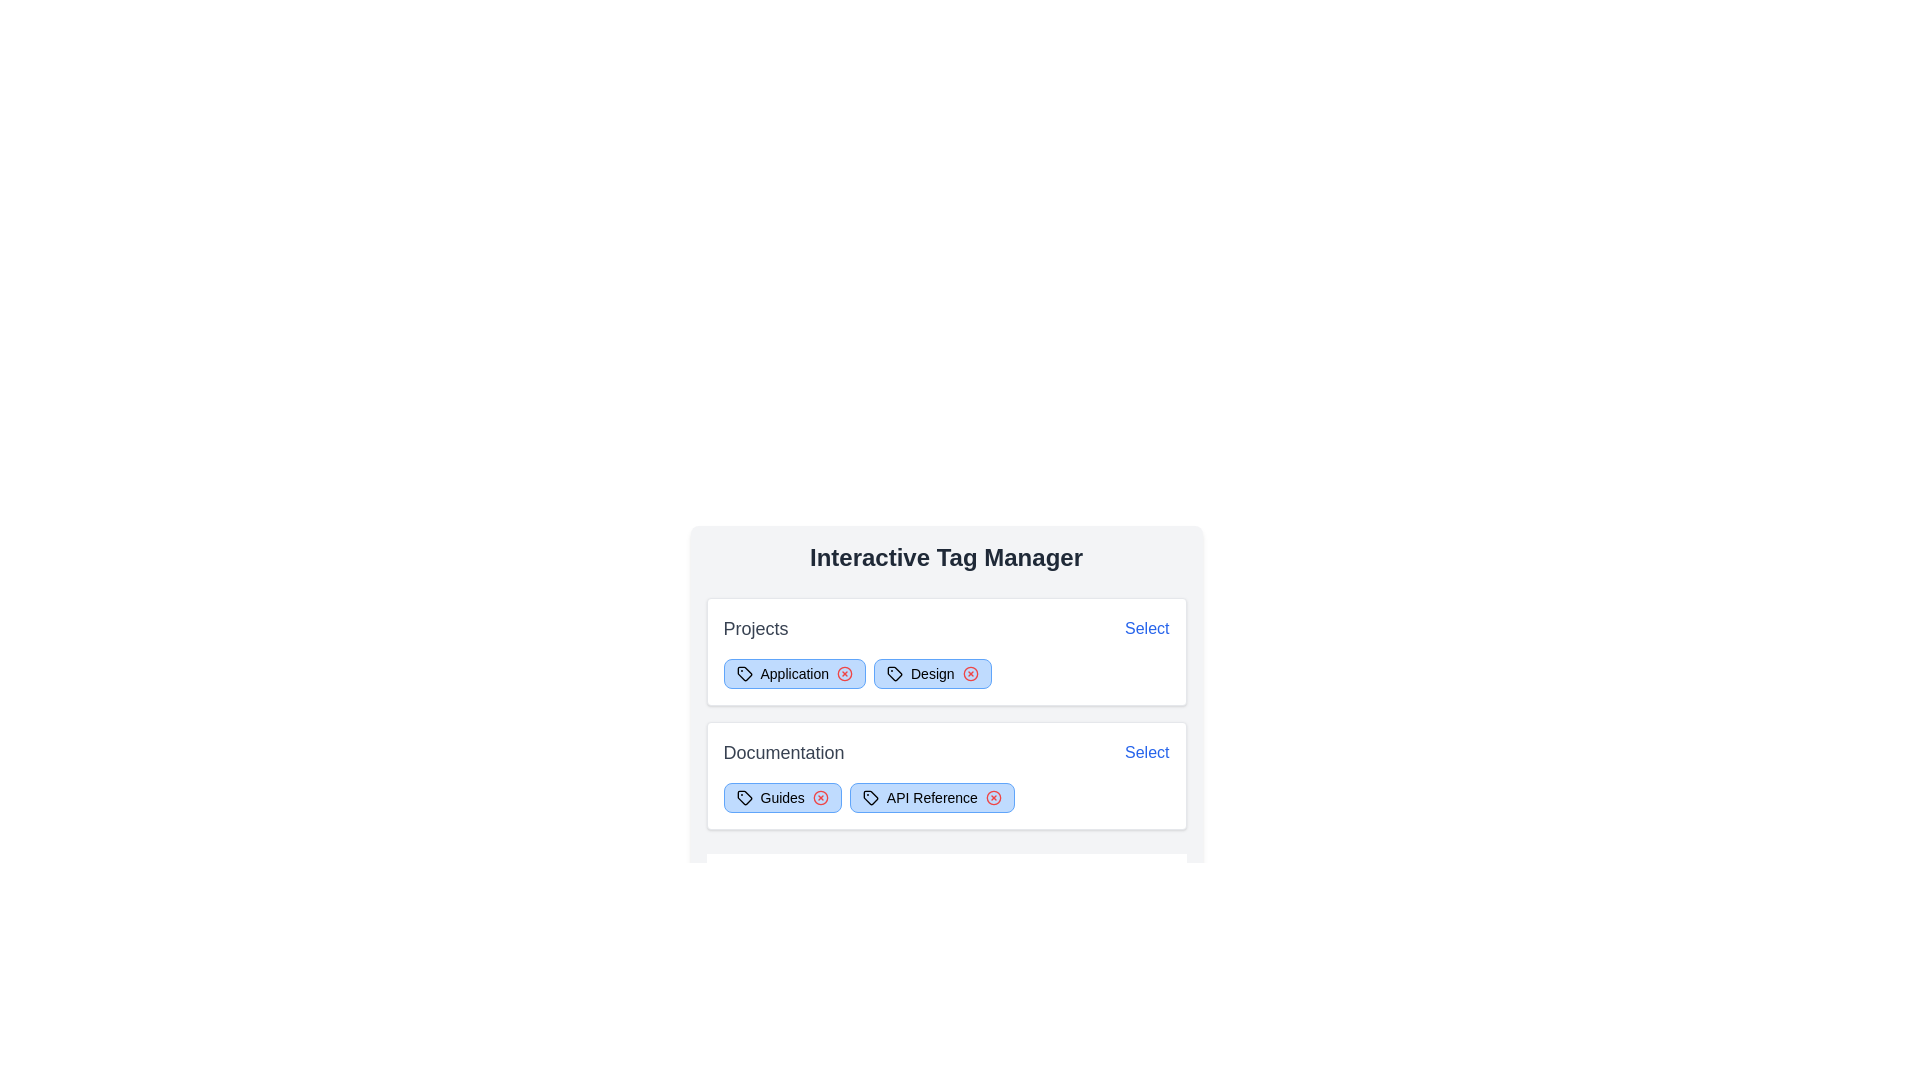 The height and width of the screenshot is (1080, 1920). I want to click on the small, outlined tag-shaped icon styled in vector format, located inside the blue badge labeled 'Application' in the 'Projects' section, so click(743, 674).